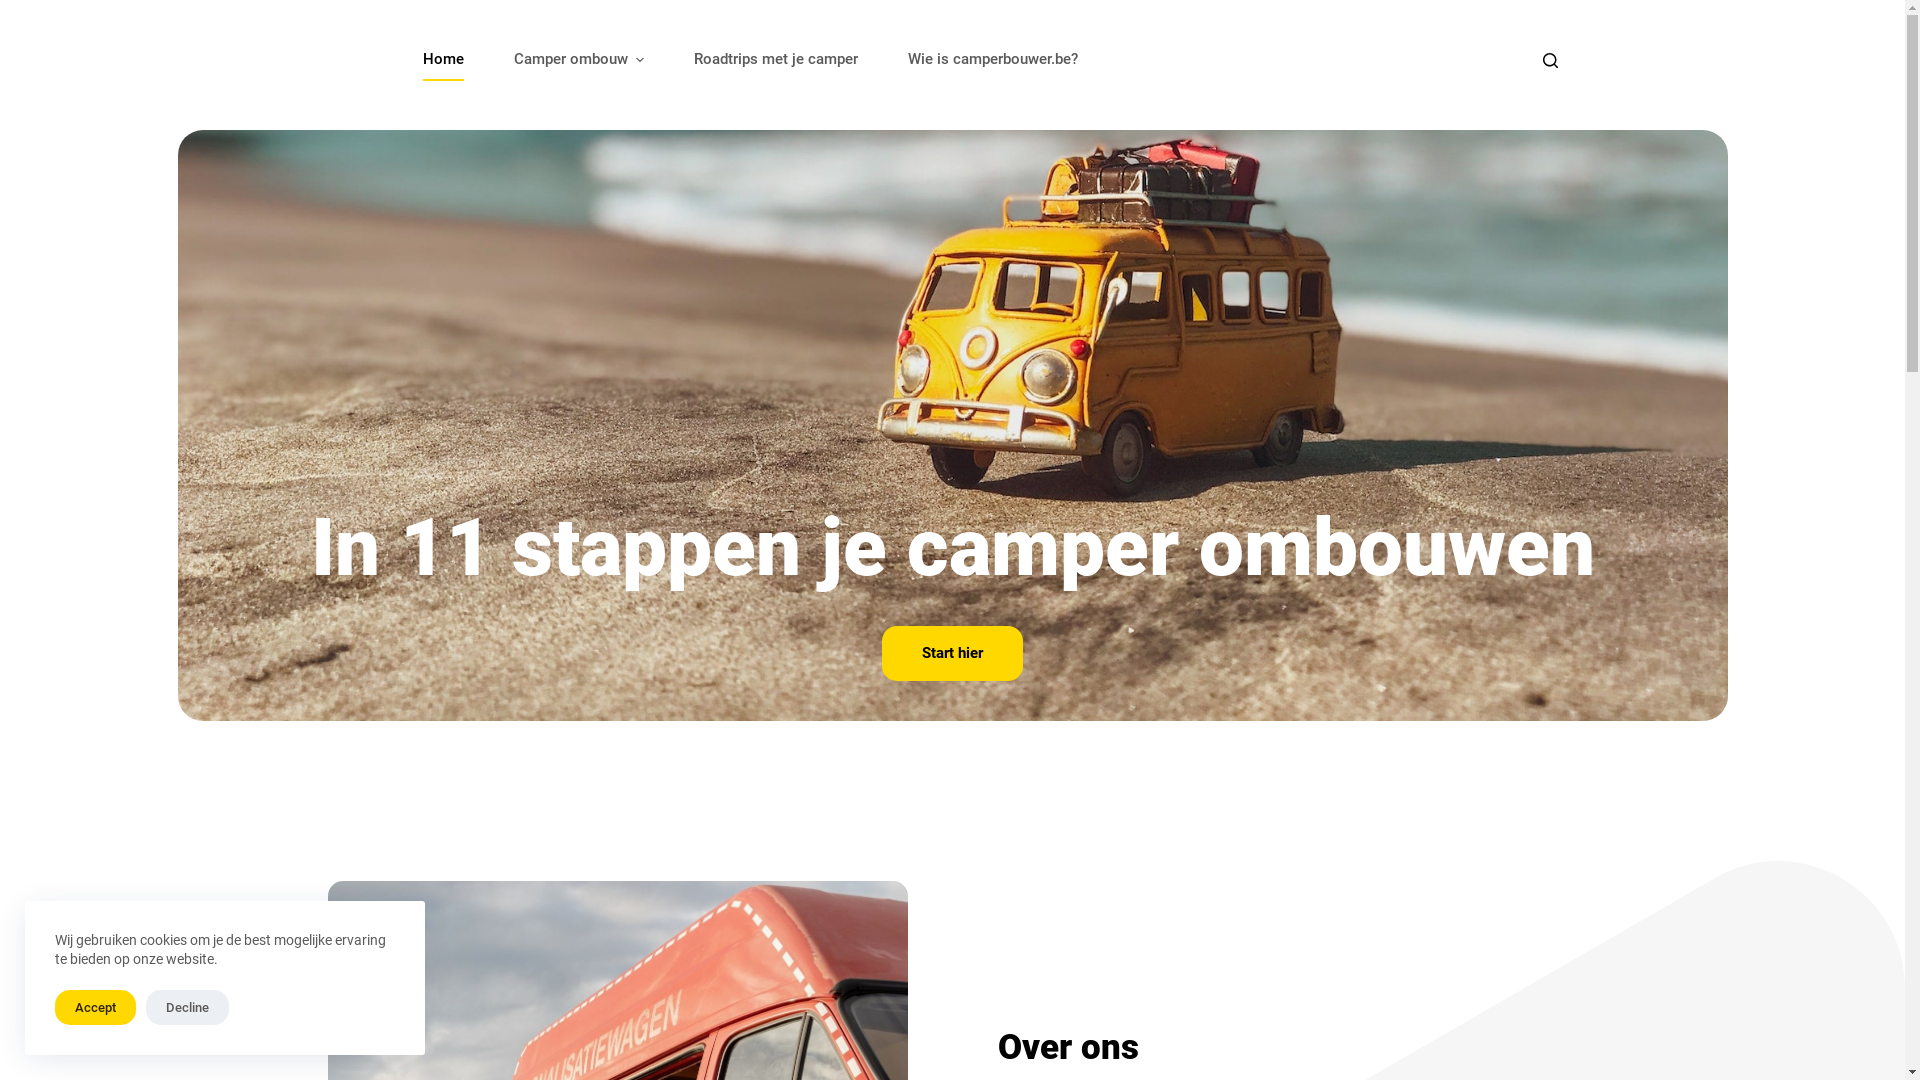  I want to click on 'Roadtrips met je camper', so click(773, 59).